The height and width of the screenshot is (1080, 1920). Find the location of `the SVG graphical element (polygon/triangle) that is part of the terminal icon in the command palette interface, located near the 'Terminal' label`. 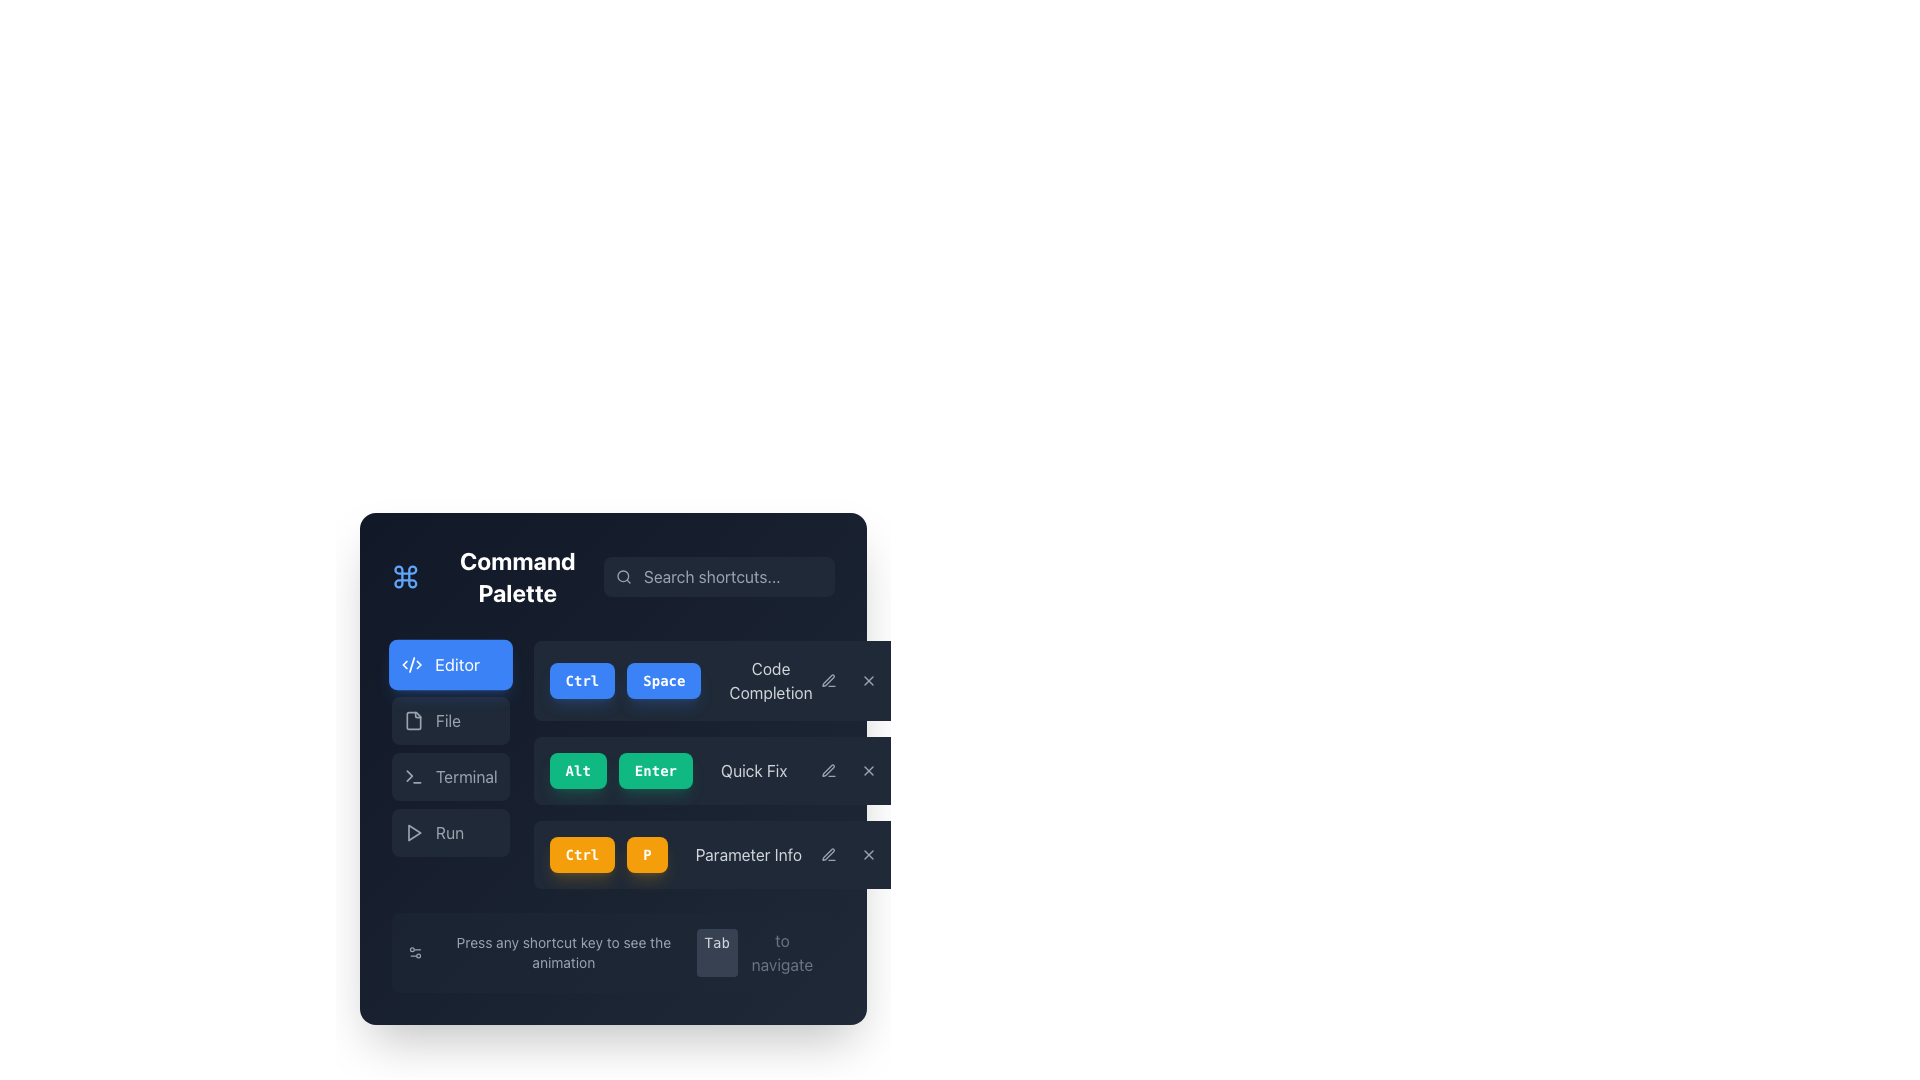

the SVG graphical element (polygon/triangle) that is part of the terminal icon in the command palette interface, located near the 'Terminal' label is located at coordinates (408, 775).